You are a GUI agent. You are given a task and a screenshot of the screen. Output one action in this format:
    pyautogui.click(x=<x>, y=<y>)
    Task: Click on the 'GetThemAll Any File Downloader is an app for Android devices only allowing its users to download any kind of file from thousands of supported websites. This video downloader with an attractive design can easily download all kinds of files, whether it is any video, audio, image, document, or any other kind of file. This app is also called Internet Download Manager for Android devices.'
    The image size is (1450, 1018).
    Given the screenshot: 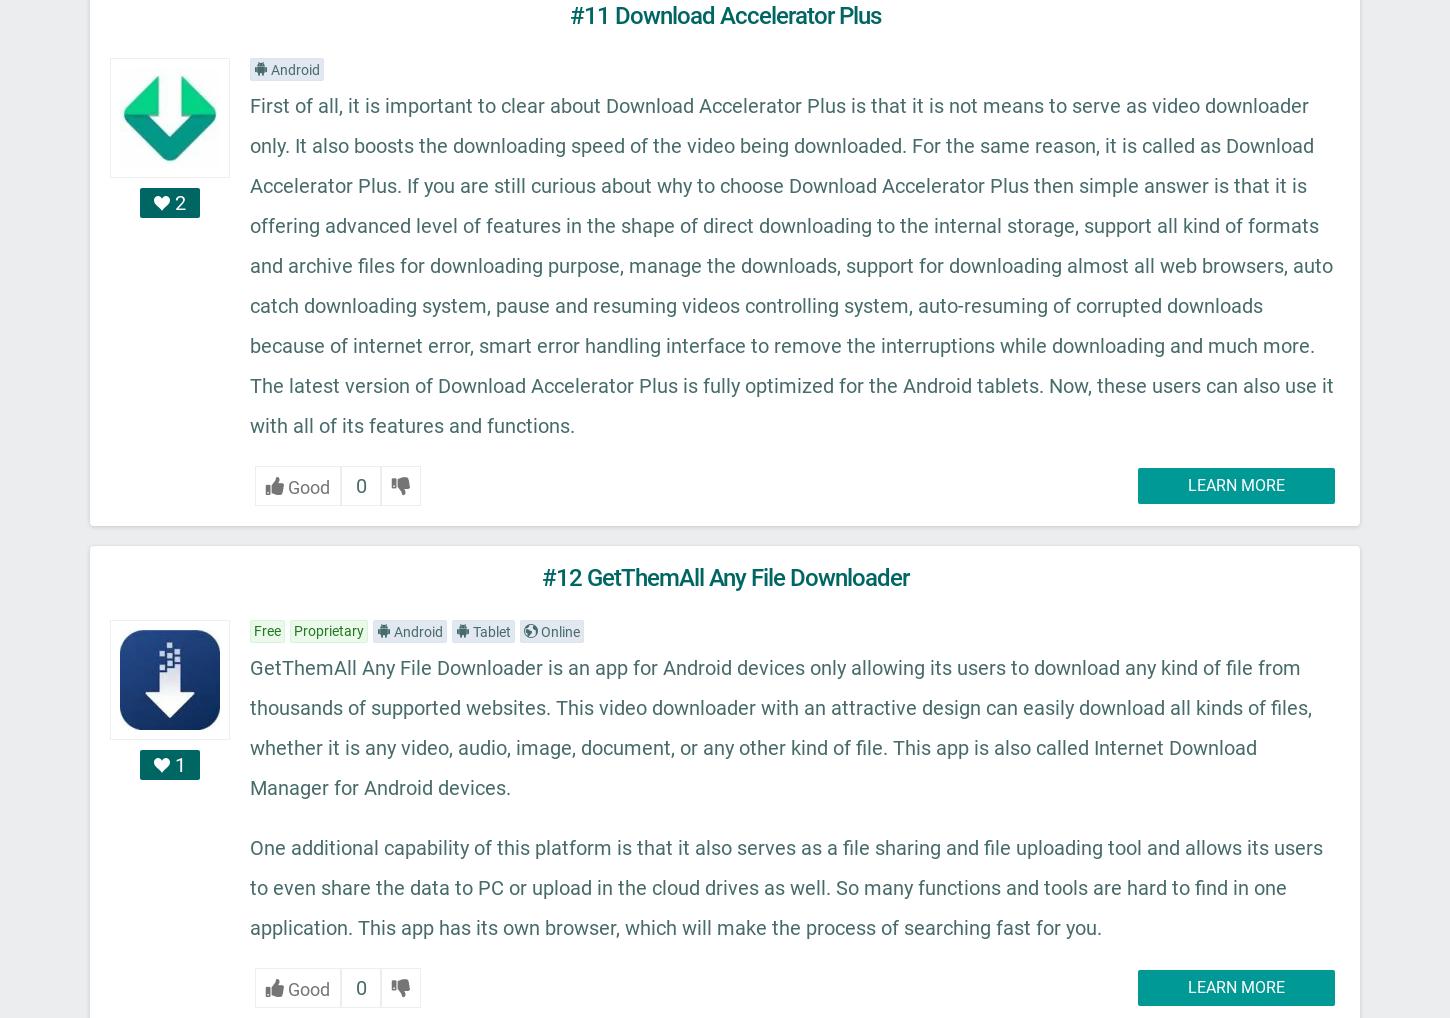 What is the action you would take?
    pyautogui.click(x=780, y=726)
    